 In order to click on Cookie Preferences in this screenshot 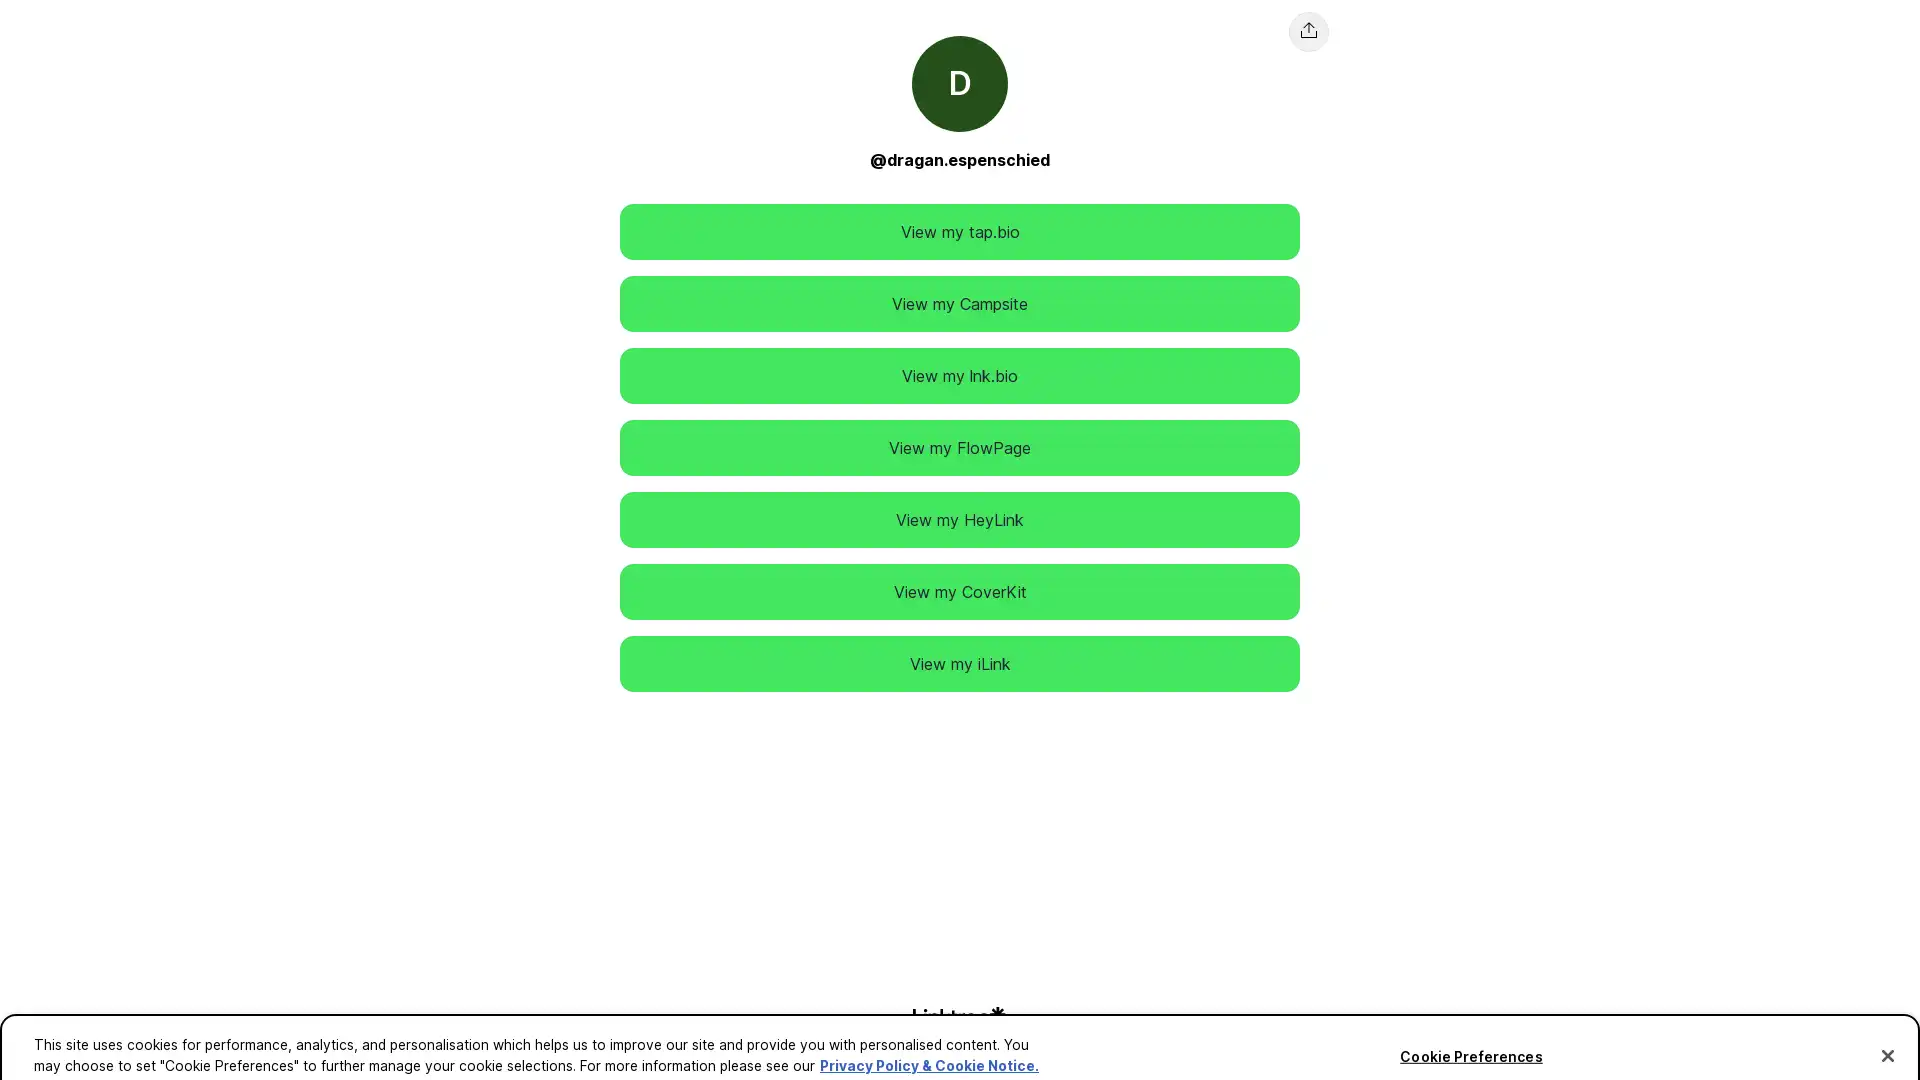, I will do `click(53, 1050)`.